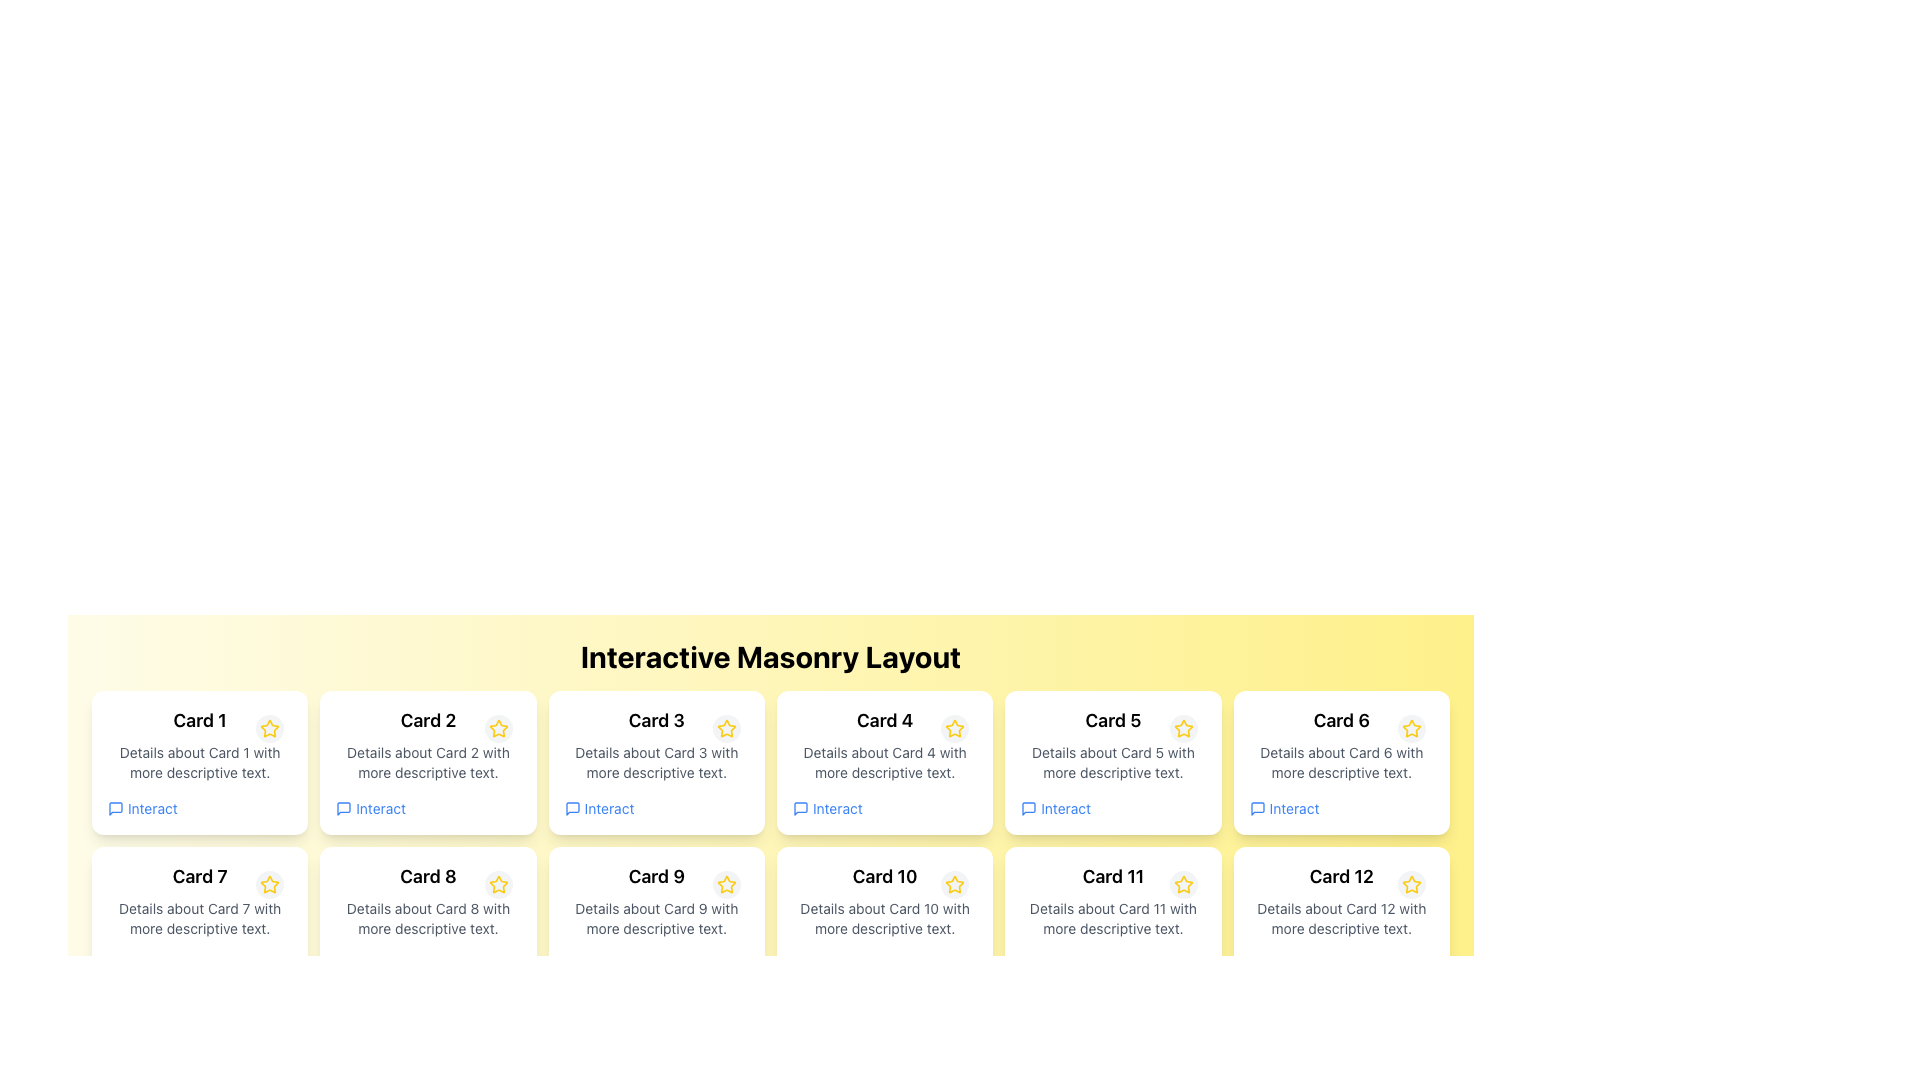 This screenshot has width=1920, height=1080. Describe the element at coordinates (1183, 729) in the screenshot. I see `the yellow-bordered star icon located in the top-right corner of the box labeled 'Card 5'` at that location.